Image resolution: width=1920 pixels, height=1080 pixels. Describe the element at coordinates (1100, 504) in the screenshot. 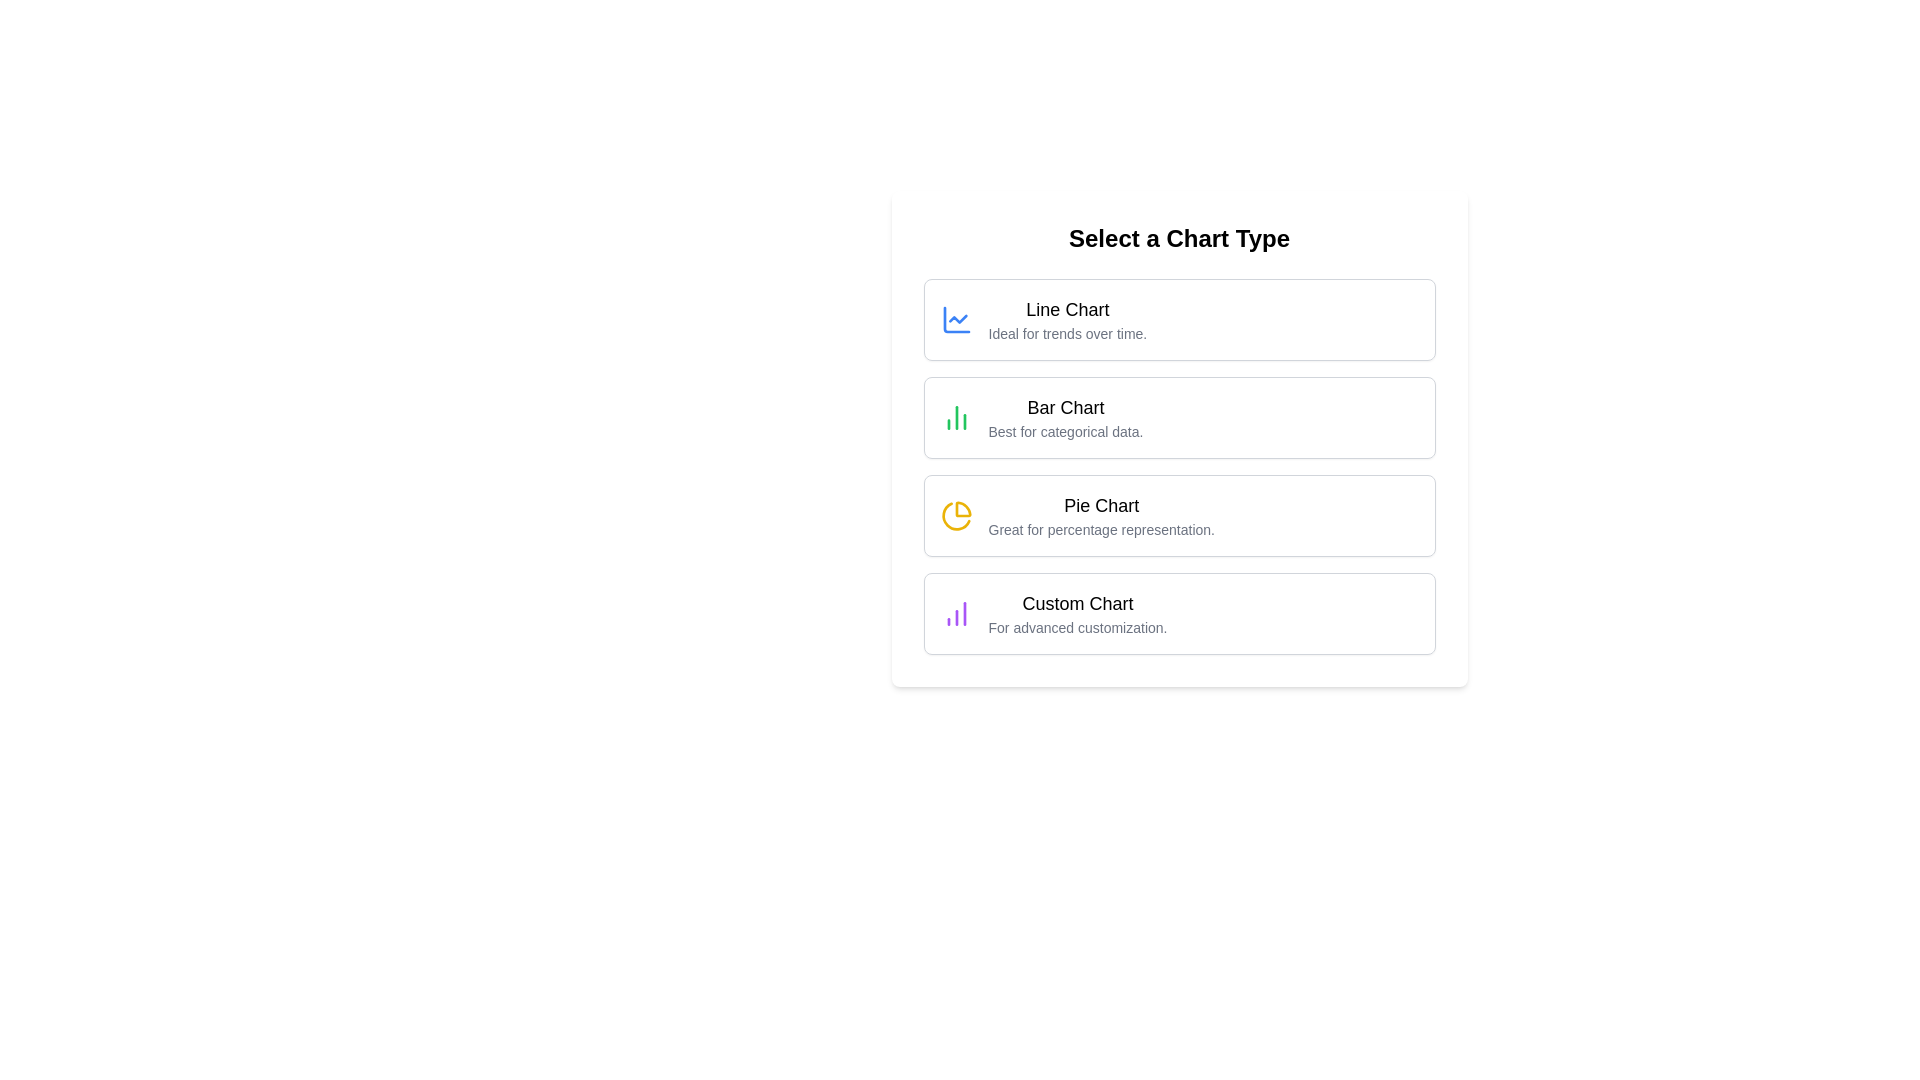

I see `label 'Pie Chart', which is a bold, black textual heading indicating the importance of this chart type option` at that location.